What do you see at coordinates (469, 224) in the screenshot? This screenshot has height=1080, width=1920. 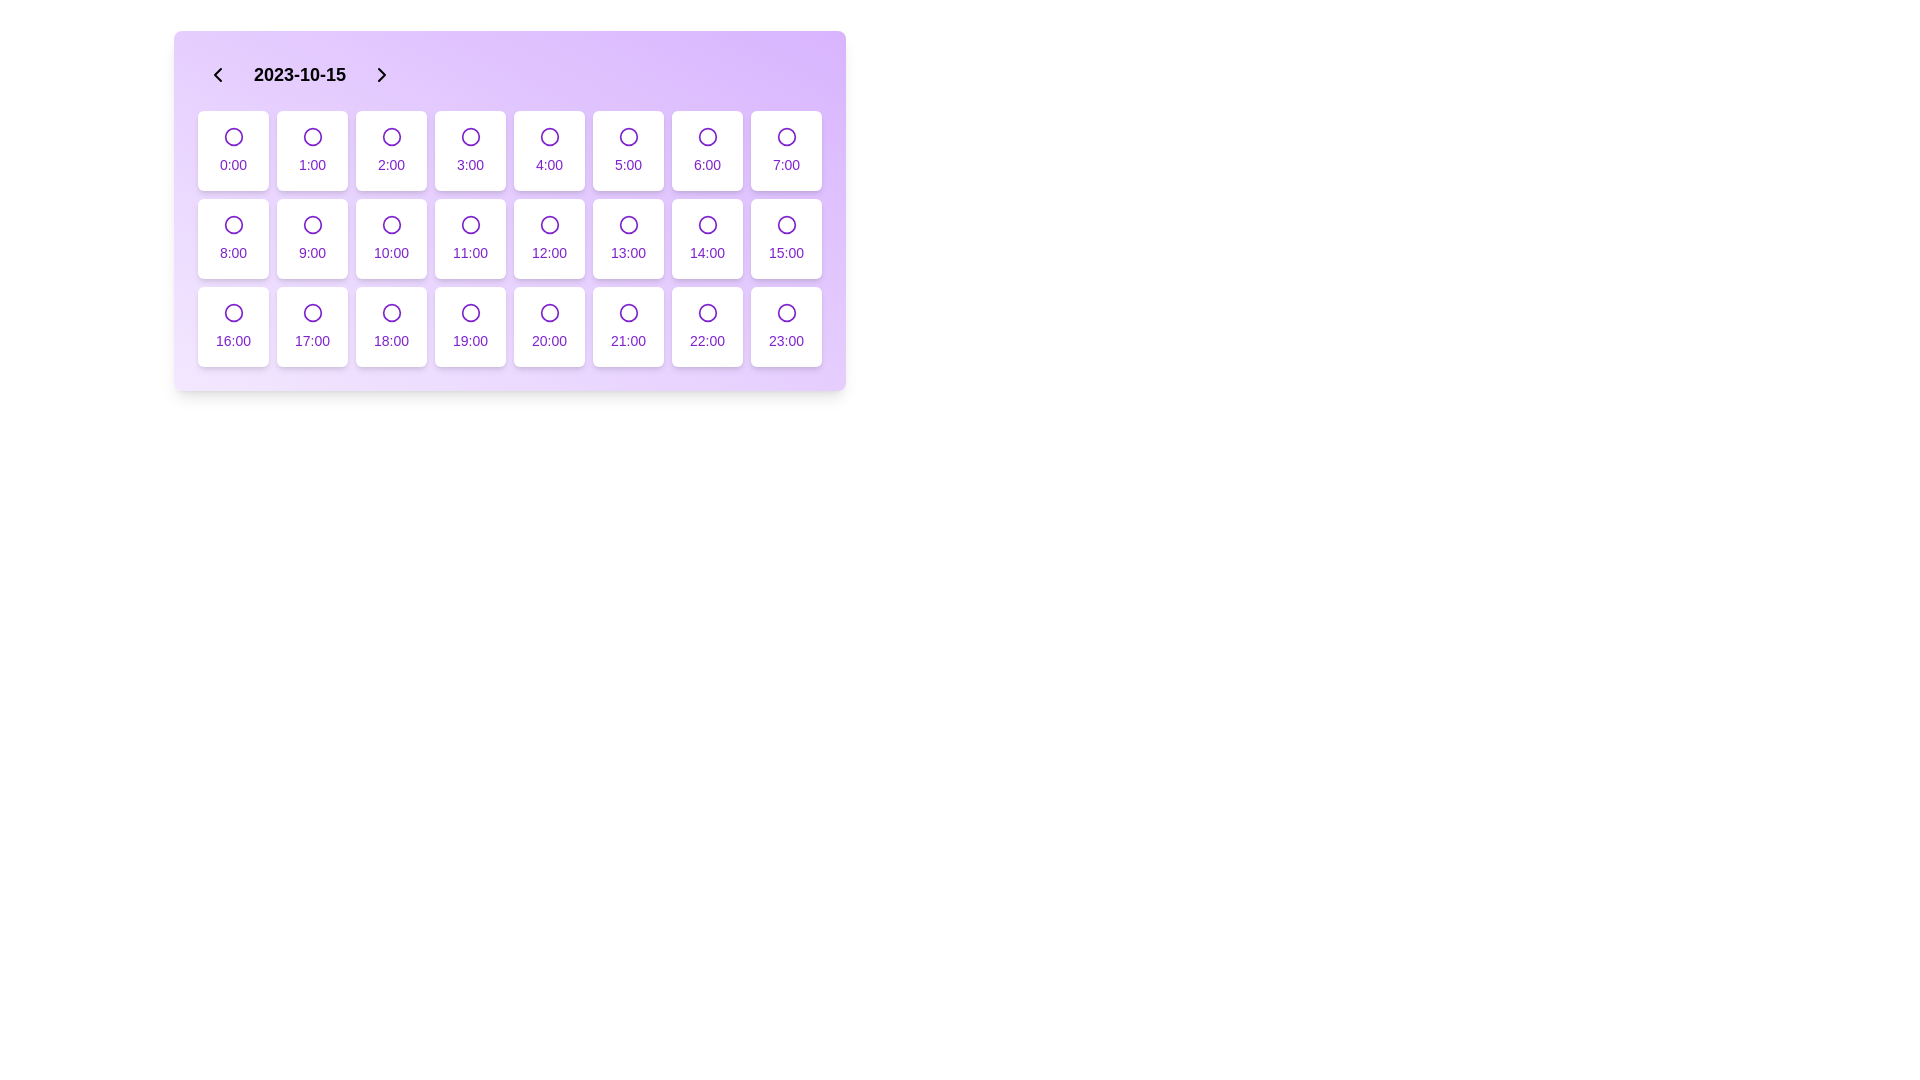 I see `the circular icon with a purple stroke located within the grid cell labeled '11:00'` at bounding box center [469, 224].